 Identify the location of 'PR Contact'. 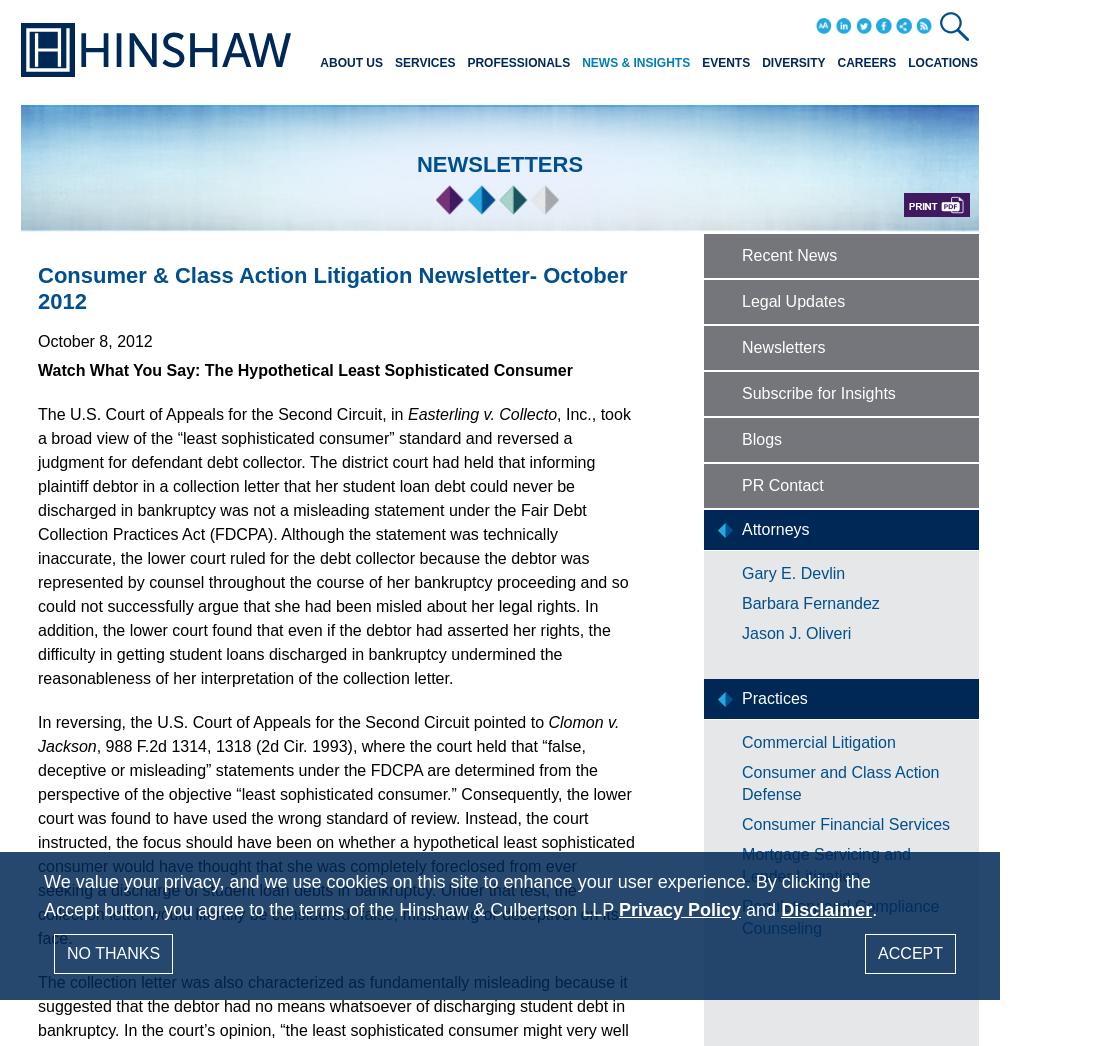
(781, 485).